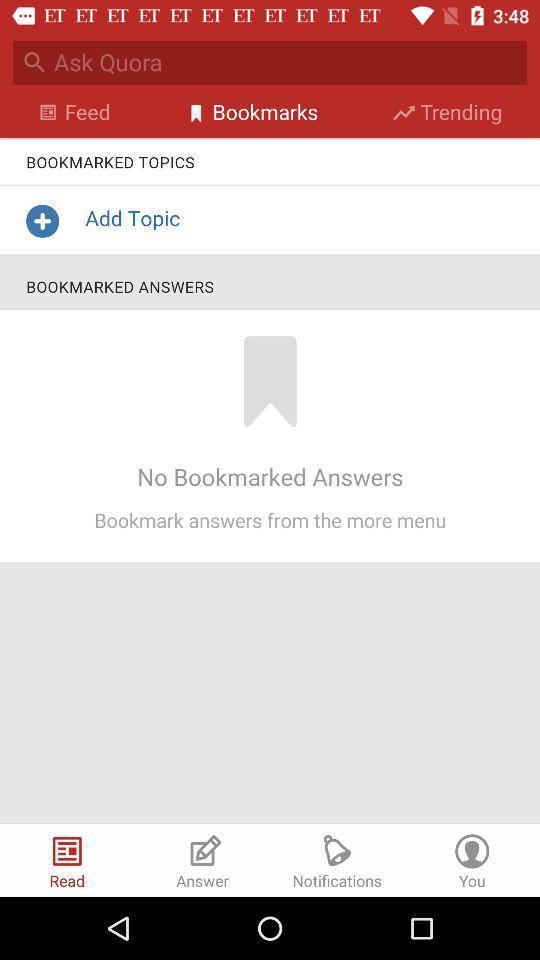  Describe the element at coordinates (67, 848) in the screenshot. I see `the icon left to answer` at that location.